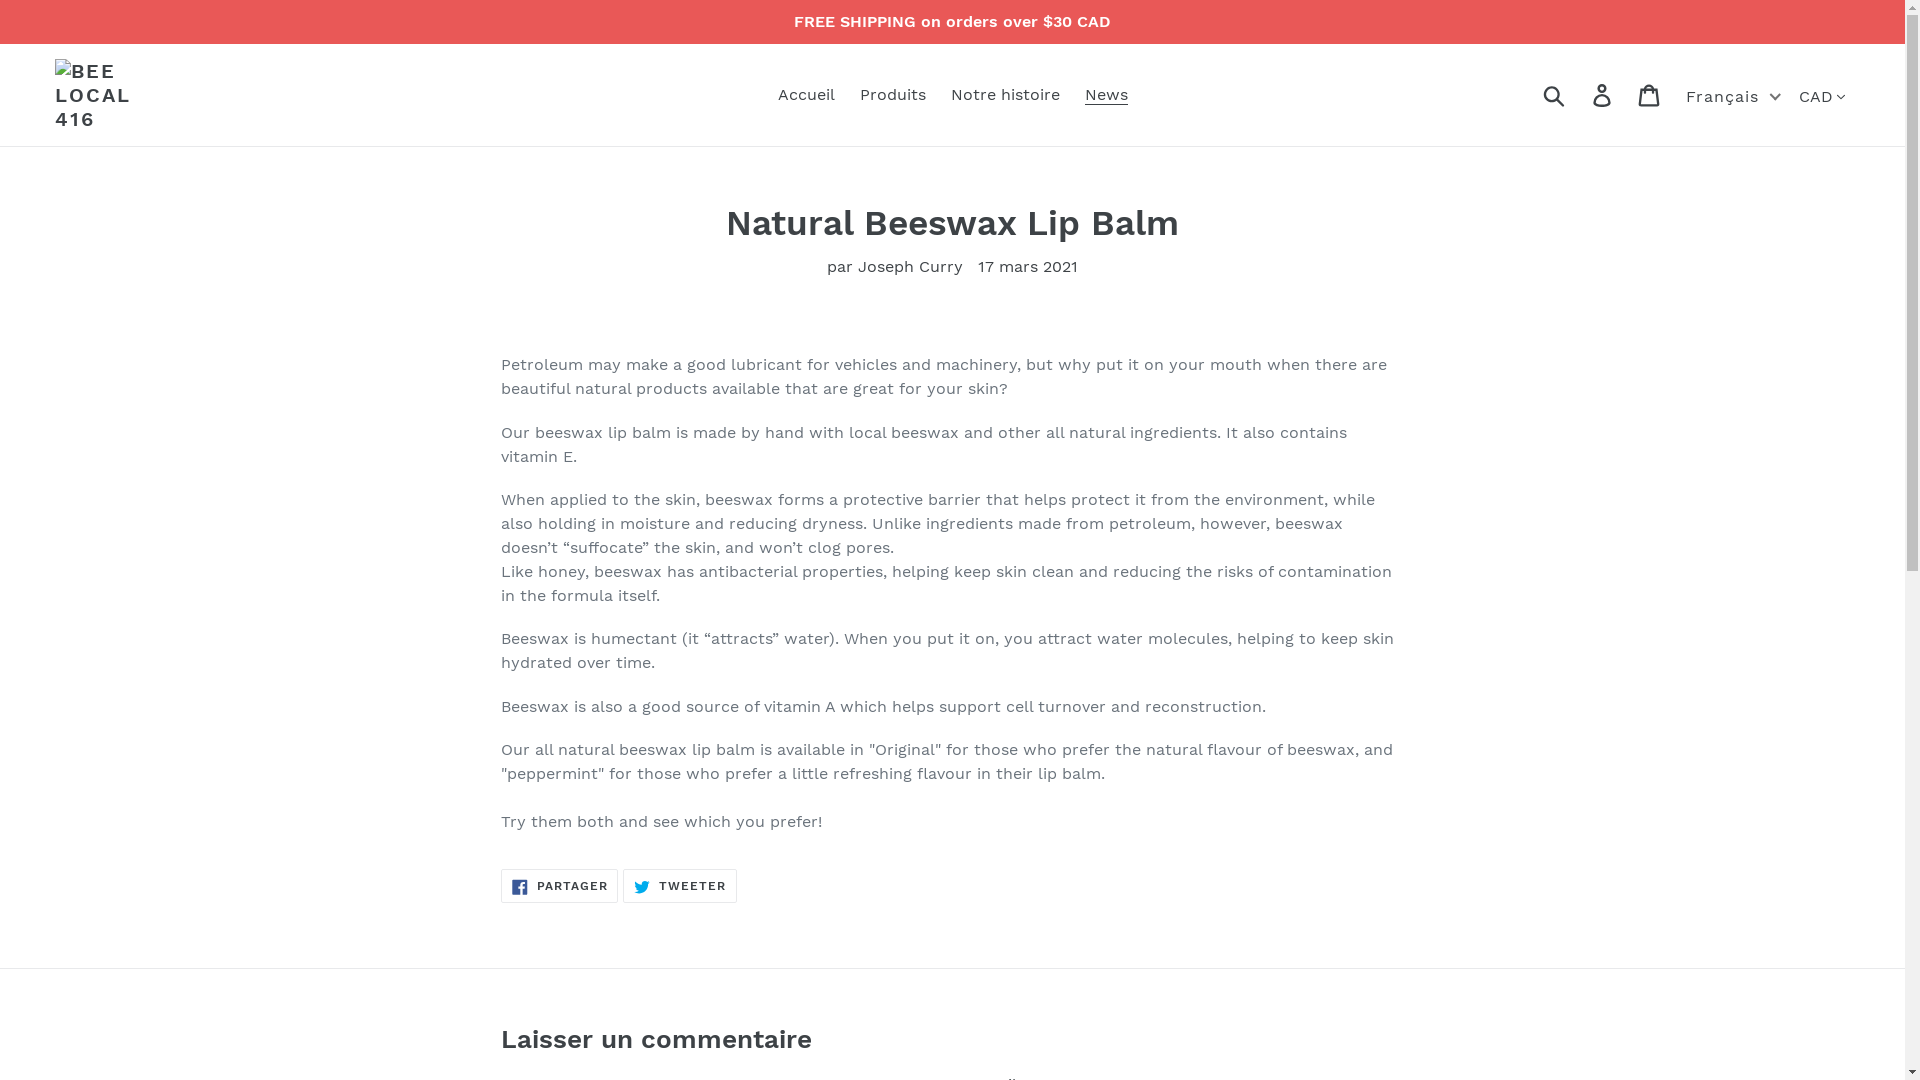 Image resolution: width=1920 pixels, height=1080 pixels. What do you see at coordinates (680, 886) in the screenshot?
I see `'TWEETER` at bounding box center [680, 886].